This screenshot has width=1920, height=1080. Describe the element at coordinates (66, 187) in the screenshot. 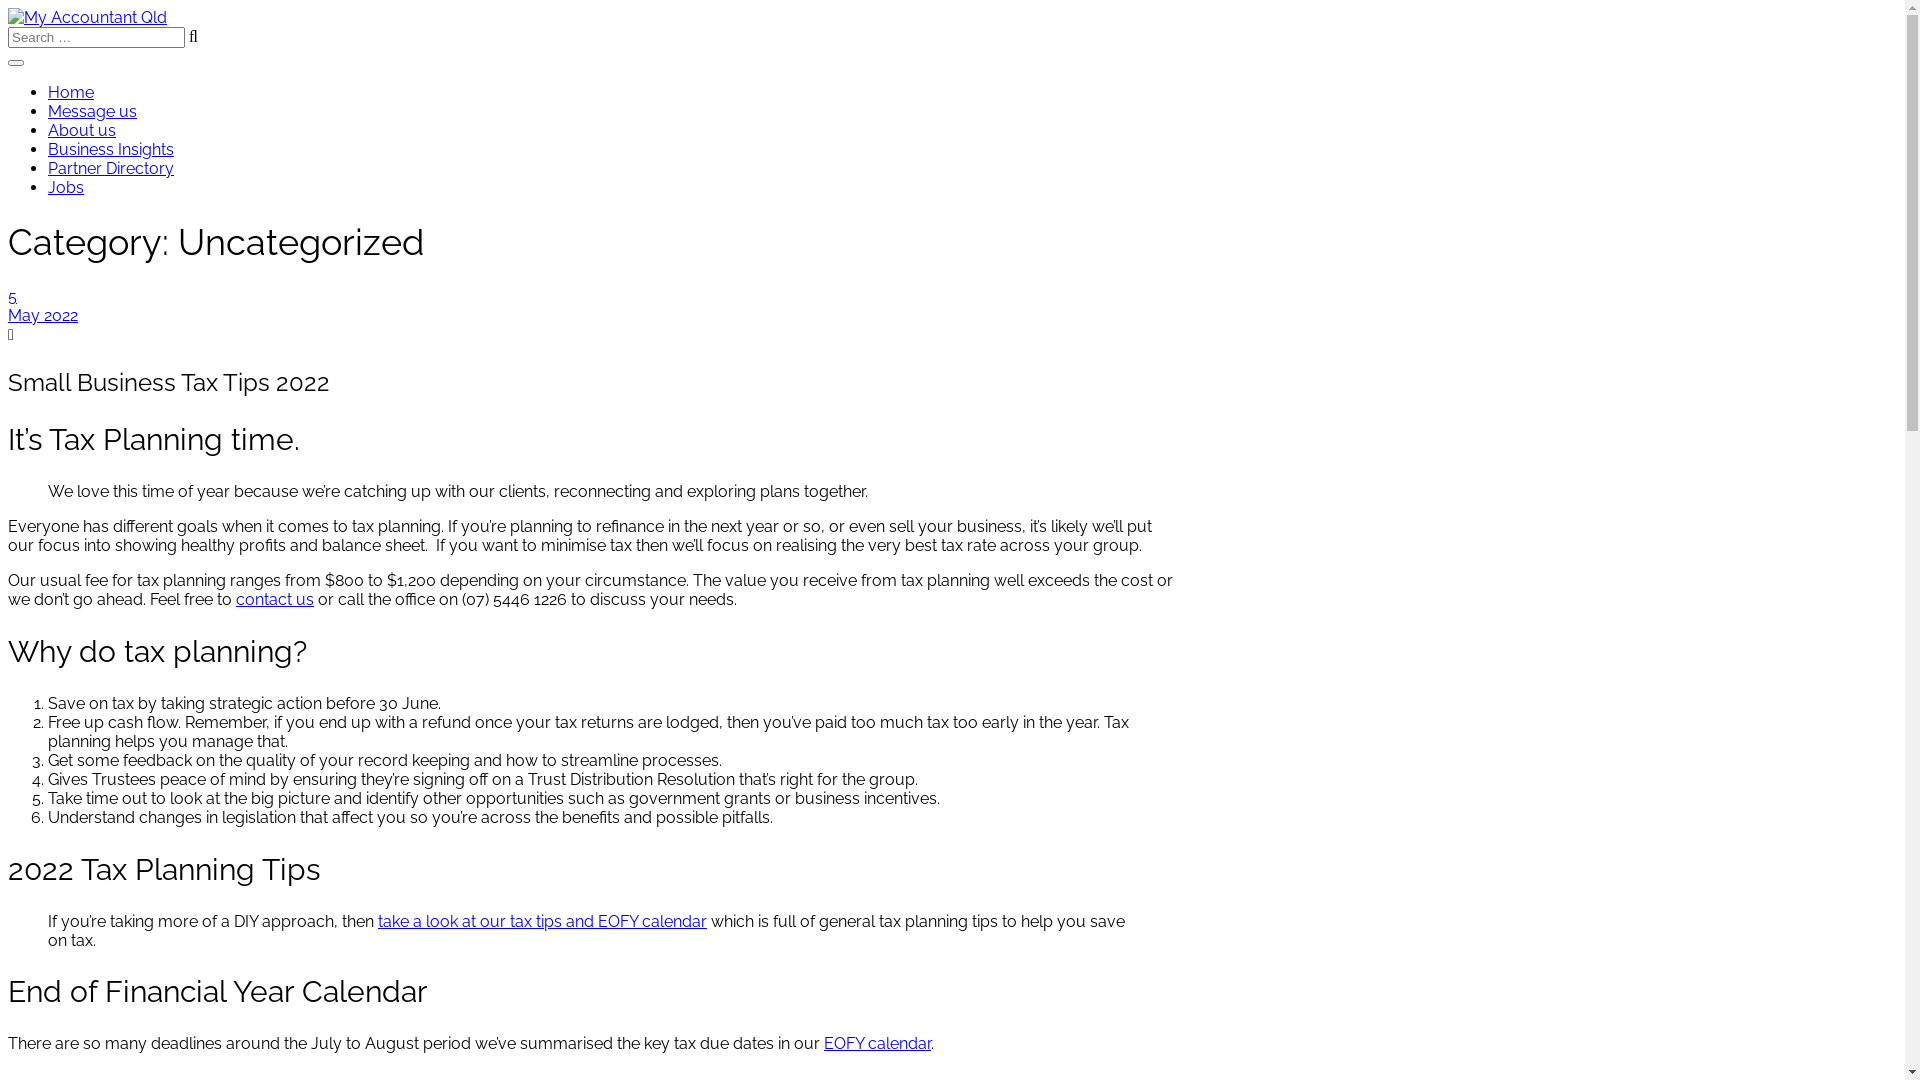

I see `'Jobs'` at that location.